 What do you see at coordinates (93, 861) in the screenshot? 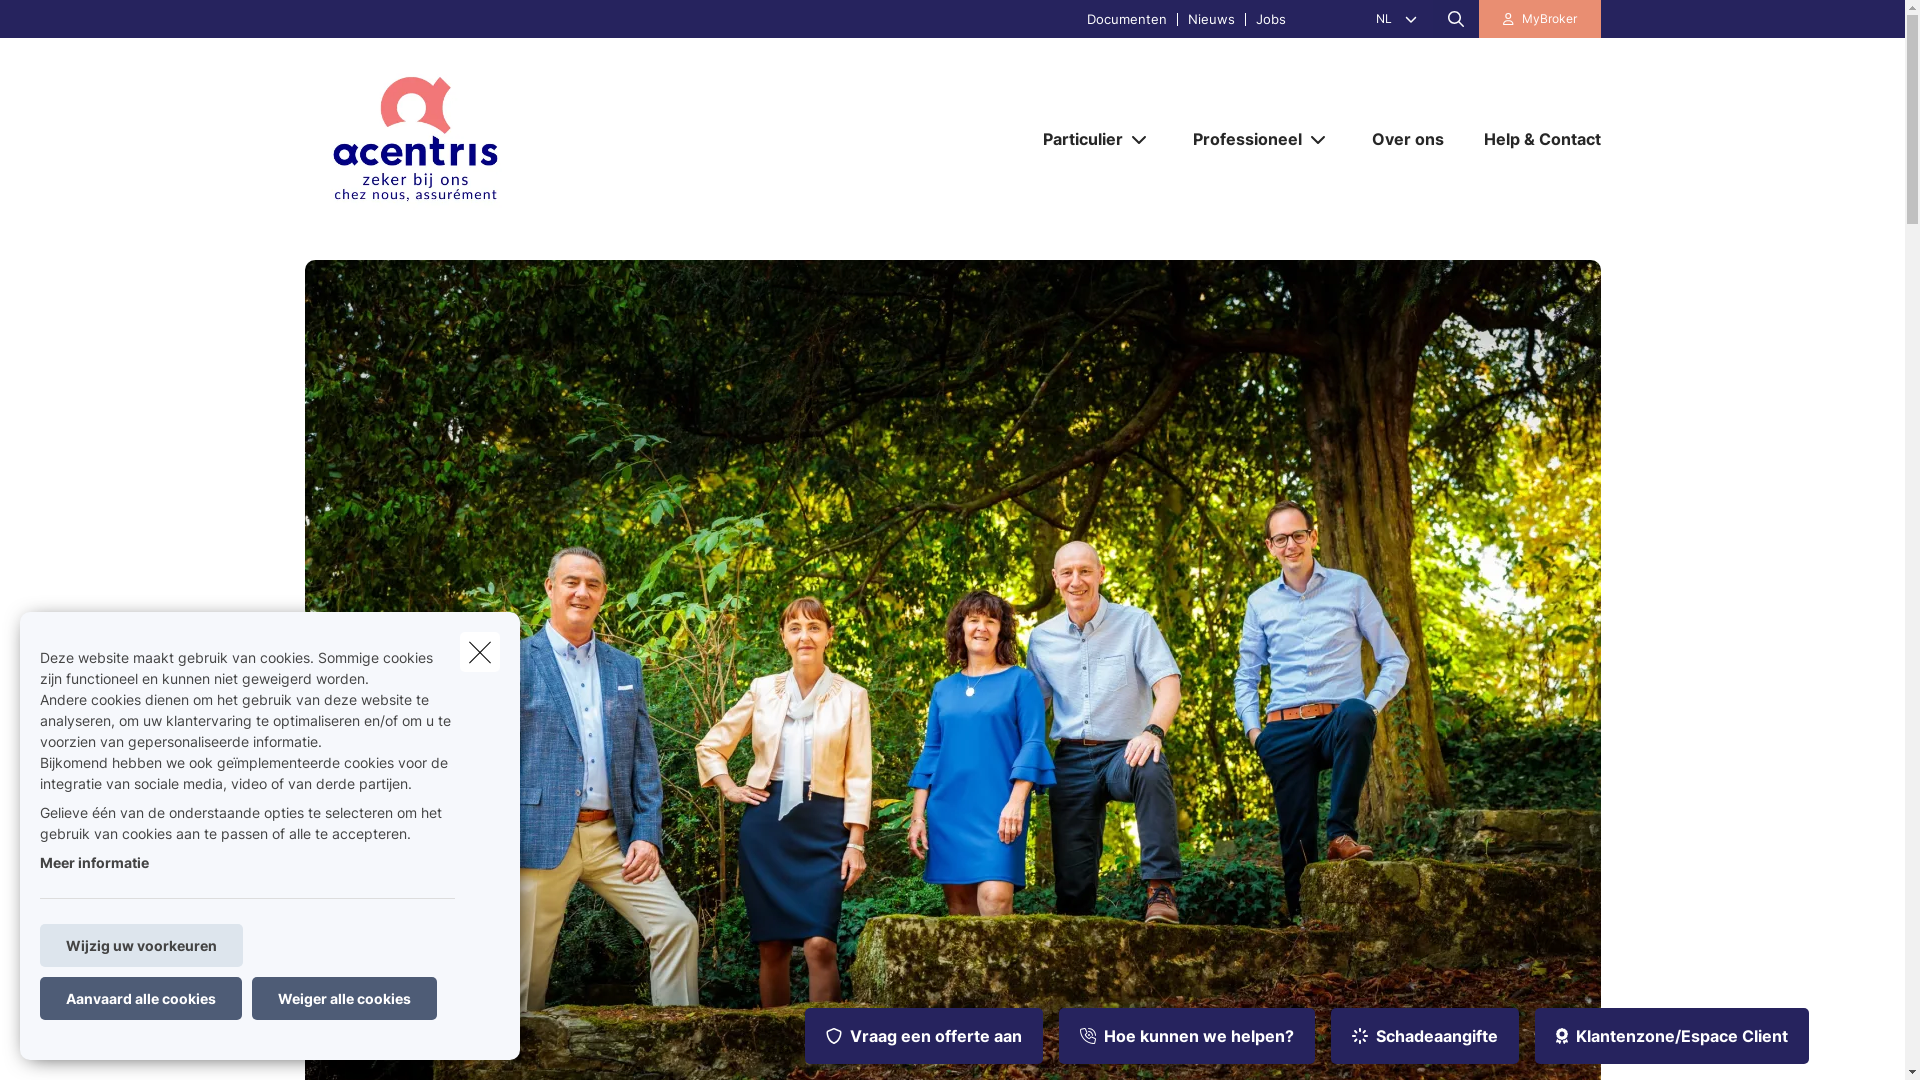
I see `'Meer informatie'` at bounding box center [93, 861].